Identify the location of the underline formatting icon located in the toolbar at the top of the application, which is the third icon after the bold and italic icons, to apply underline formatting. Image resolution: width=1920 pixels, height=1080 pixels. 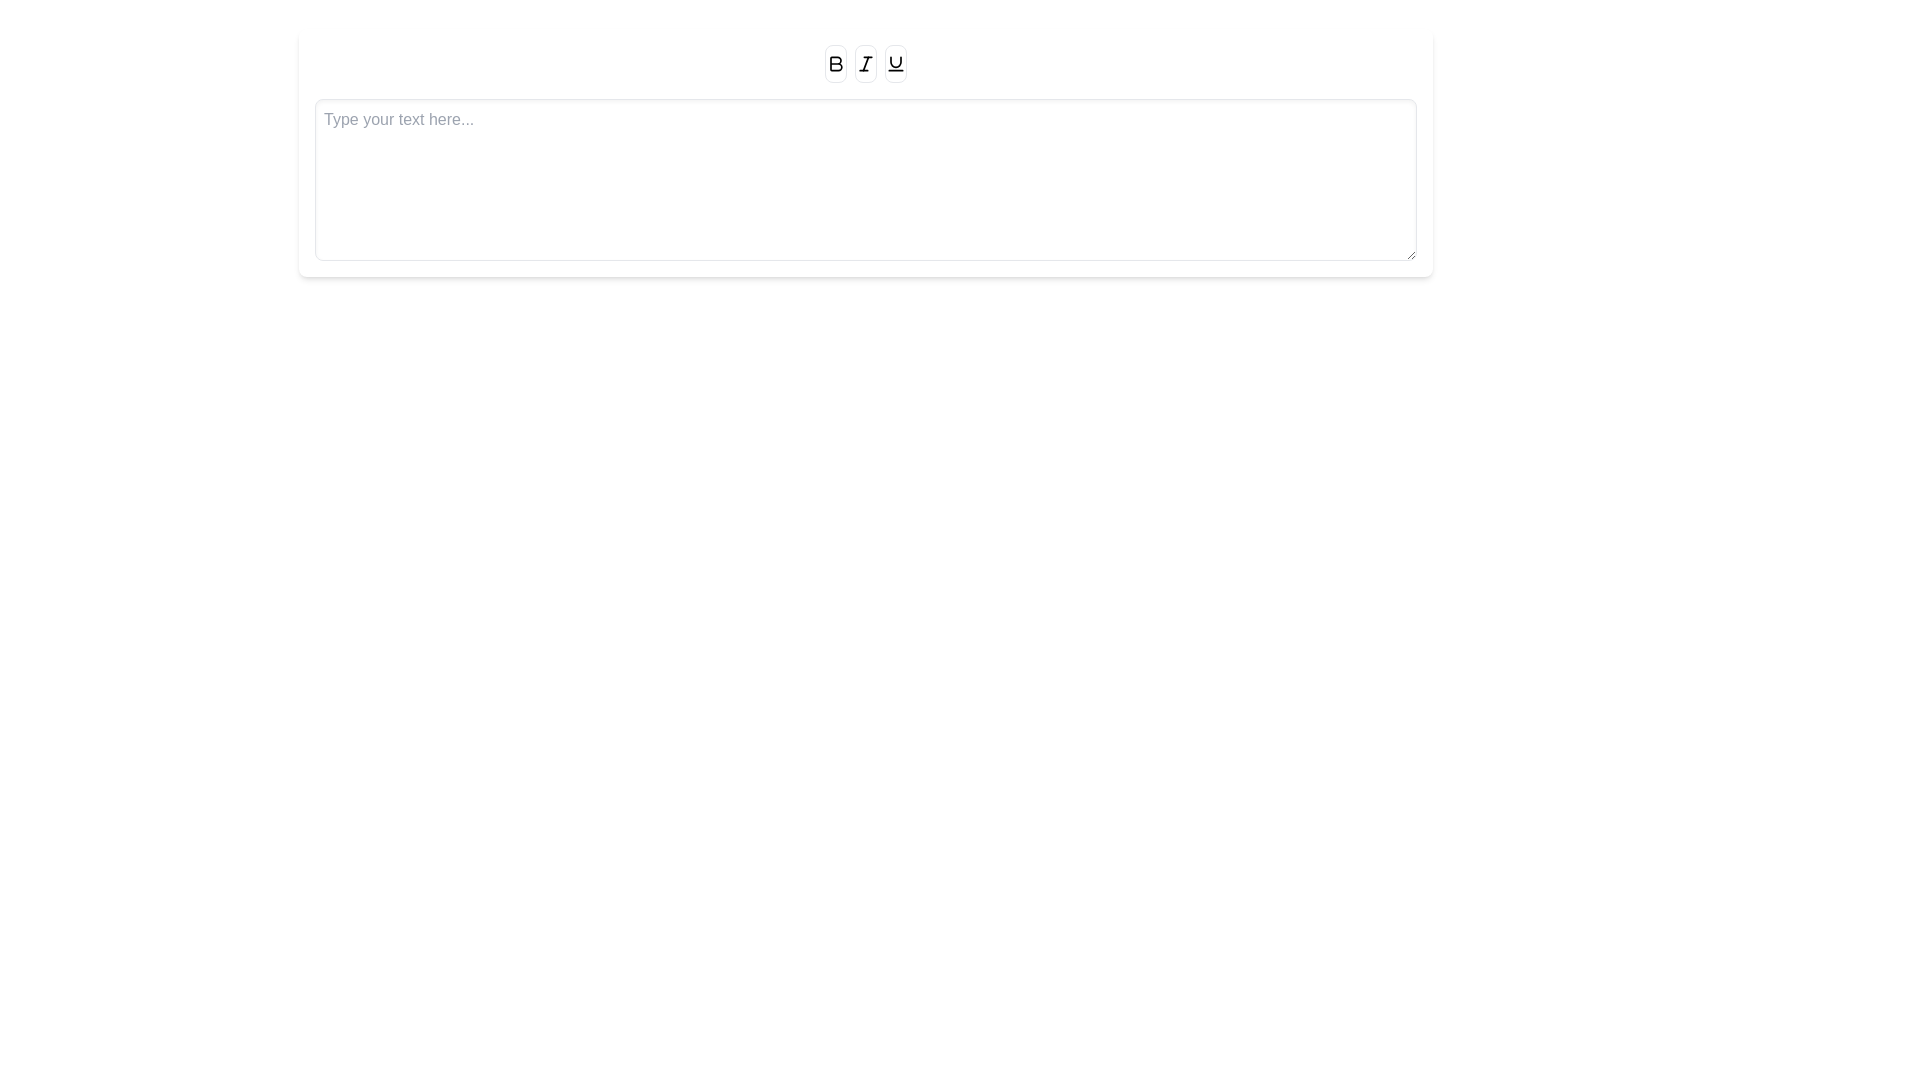
(895, 63).